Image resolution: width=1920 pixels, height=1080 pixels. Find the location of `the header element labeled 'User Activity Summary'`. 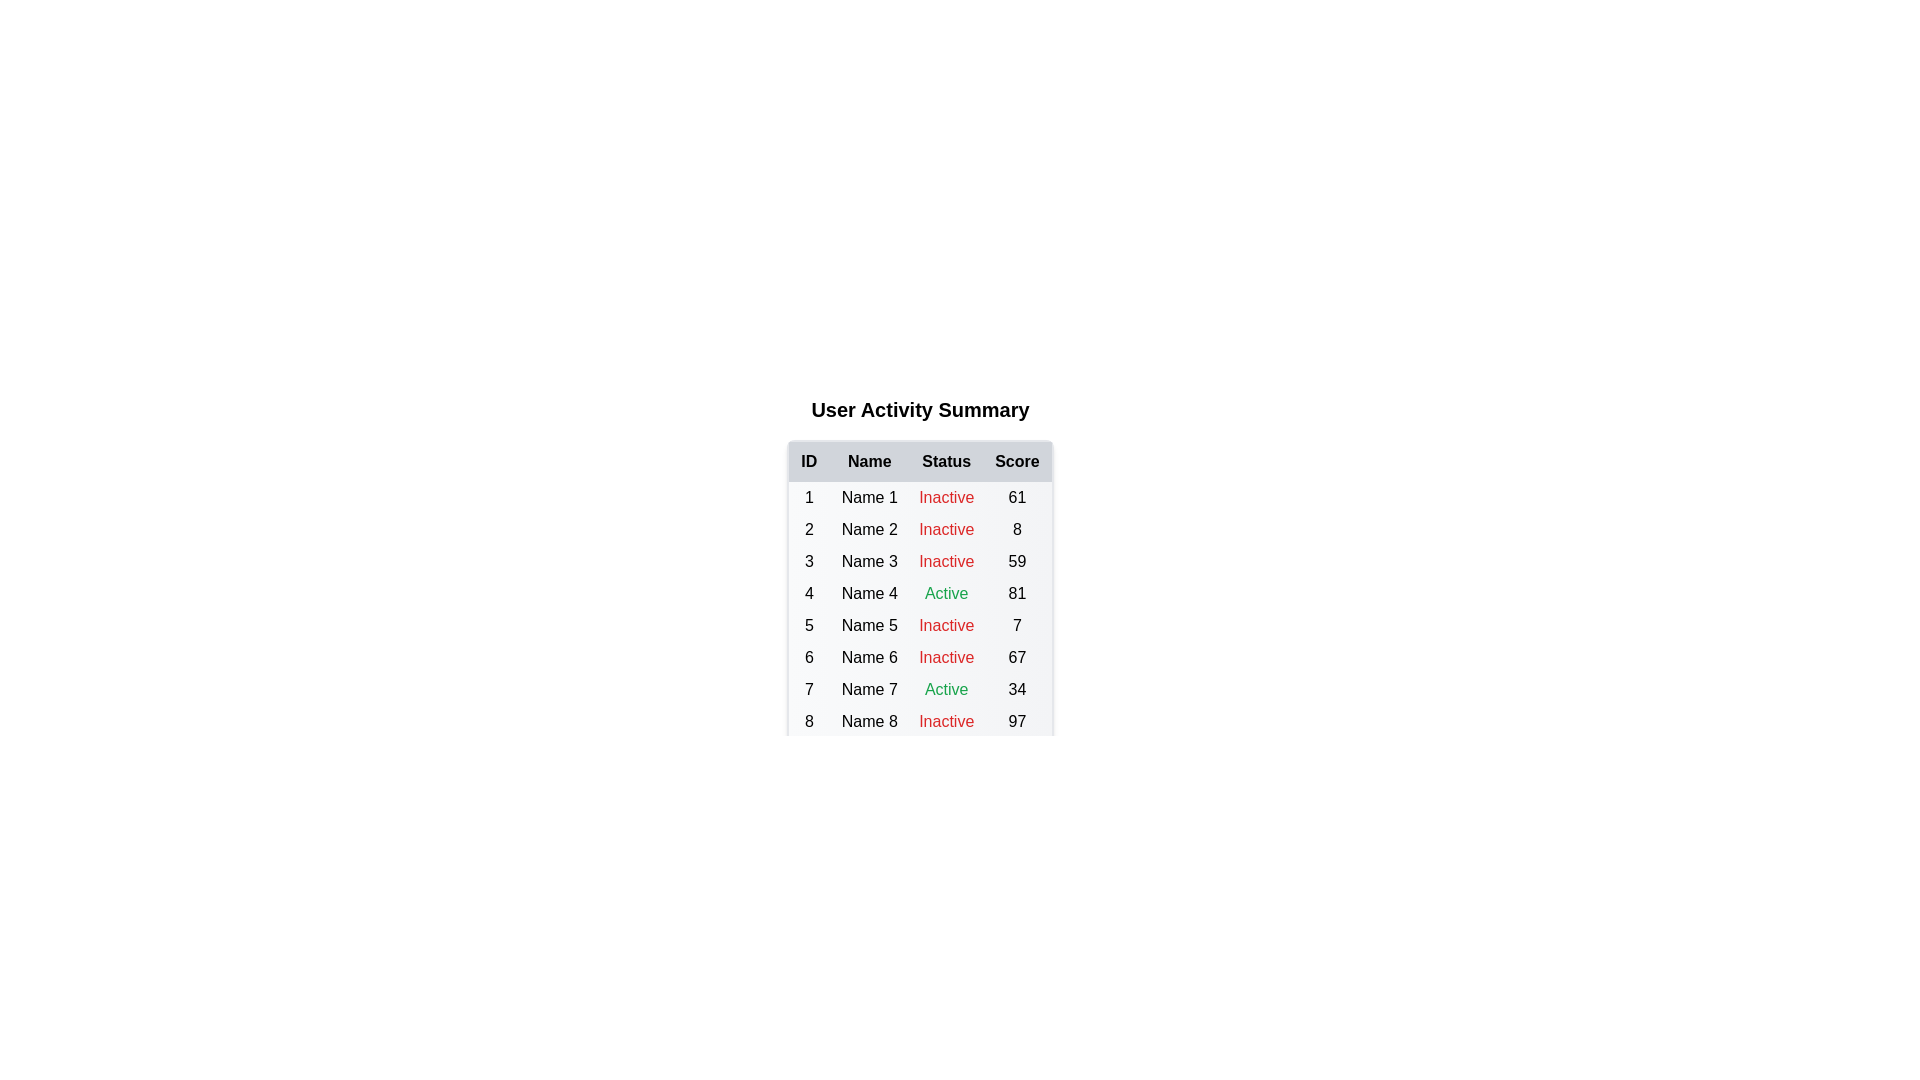

the header element labeled 'User Activity Summary' is located at coordinates (919, 408).